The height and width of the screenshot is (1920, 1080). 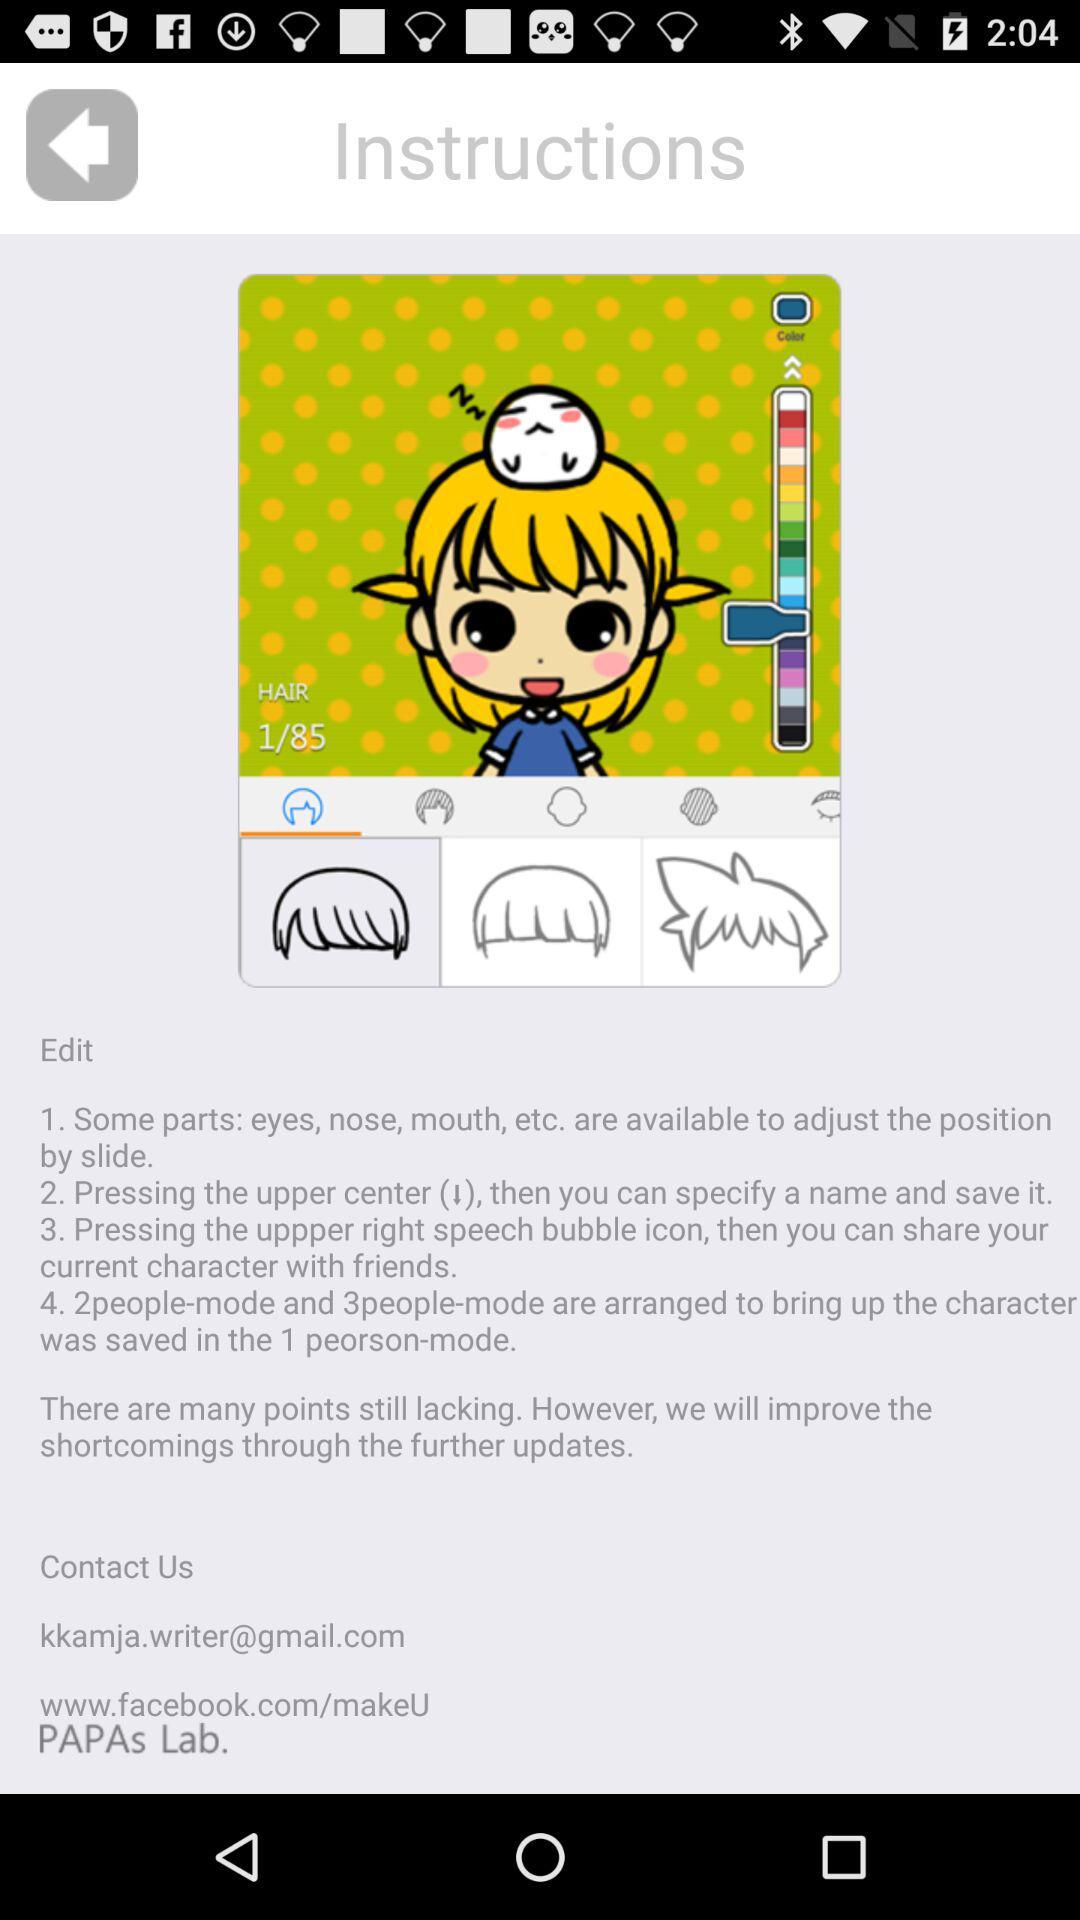 I want to click on kkamja writer gmail app, so click(x=222, y=1634).